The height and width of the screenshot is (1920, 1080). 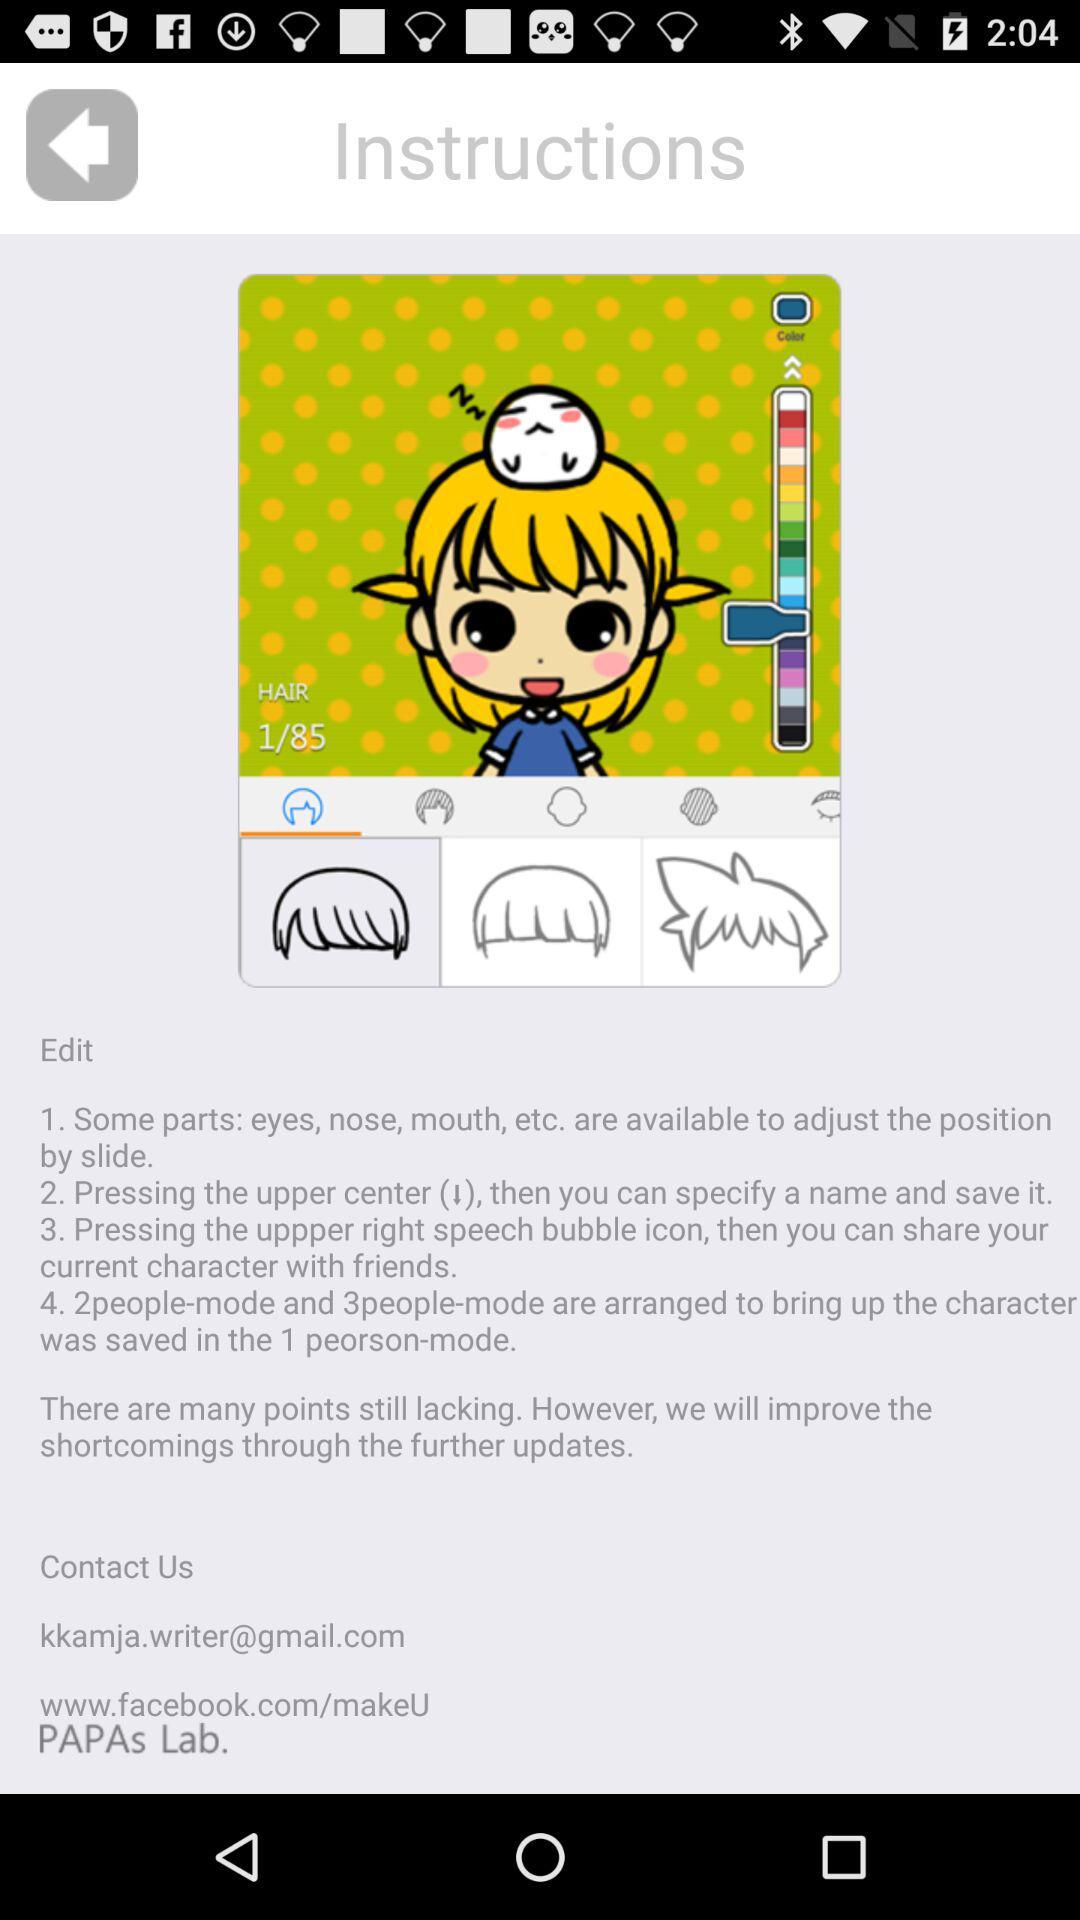 I want to click on kkamja writer gmail app, so click(x=222, y=1634).